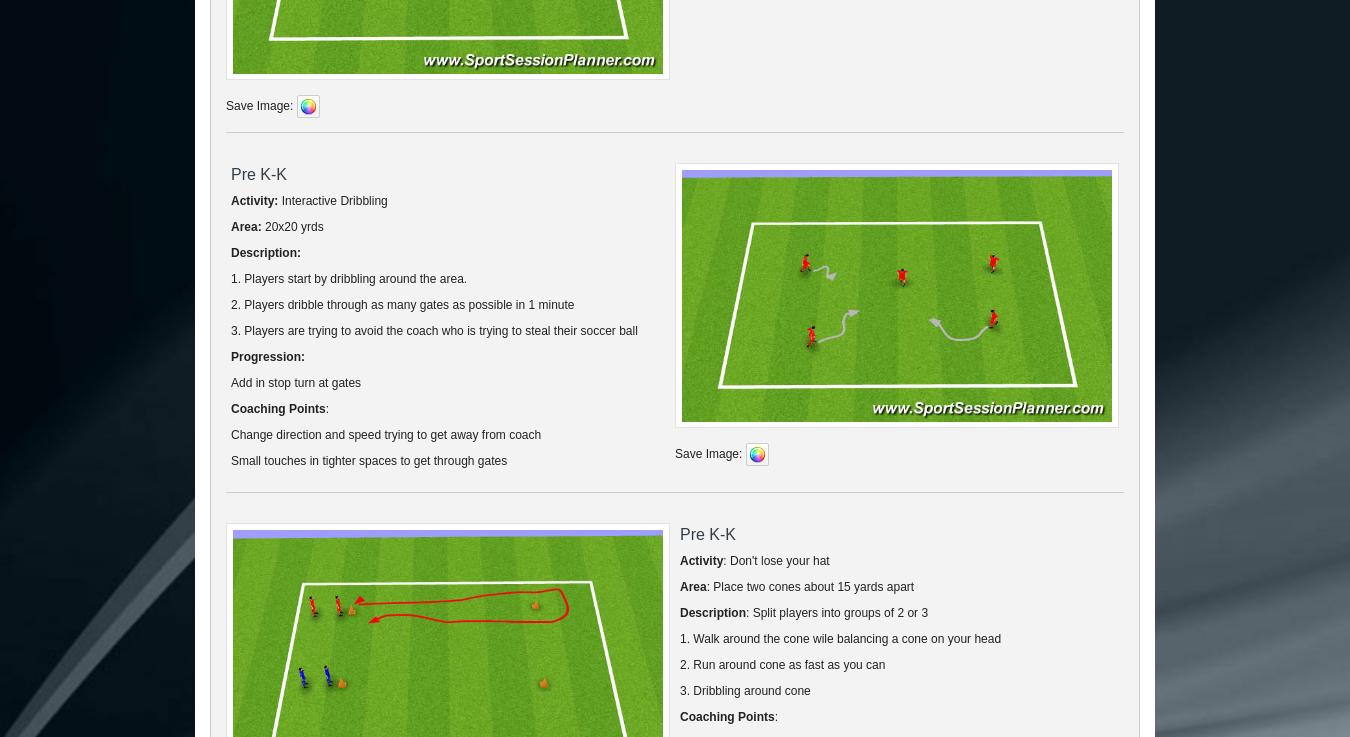  Describe the element at coordinates (711, 612) in the screenshot. I see `'Description'` at that location.